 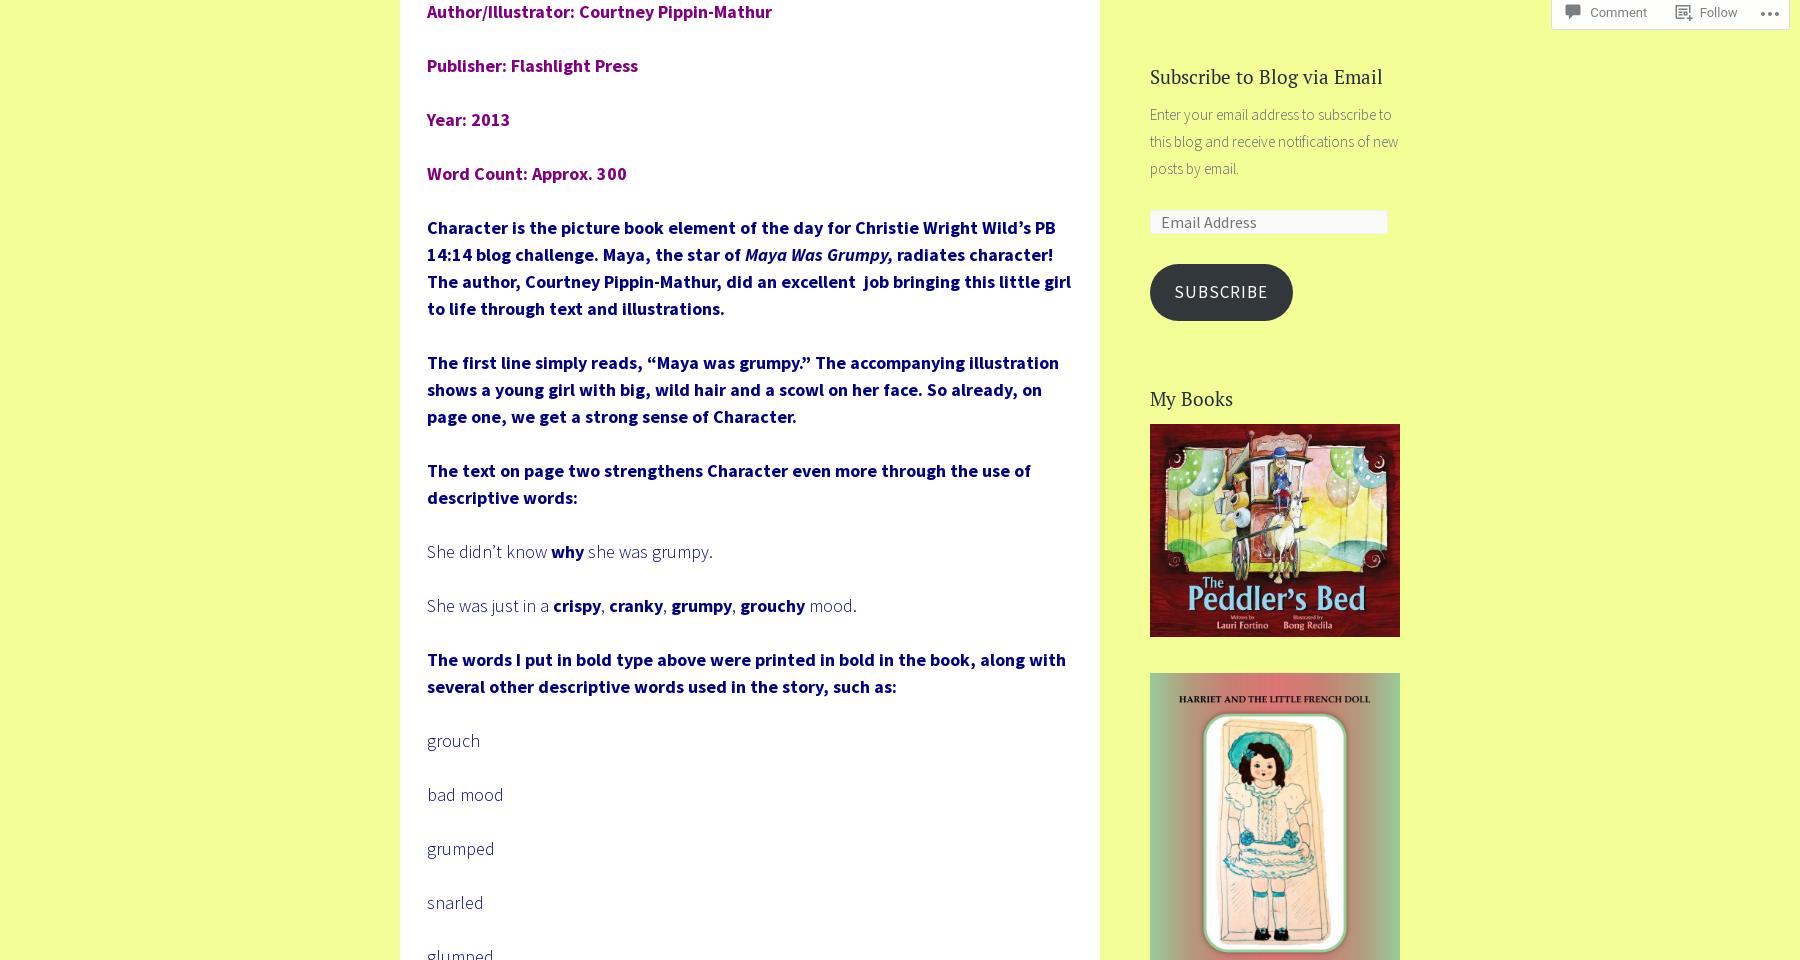 What do you see at coordinates (728, 481) in the screenshot?
I see `'The text on page two strengthens Character even more through the use of descriptive words:'` at bounding box center [728, 481].